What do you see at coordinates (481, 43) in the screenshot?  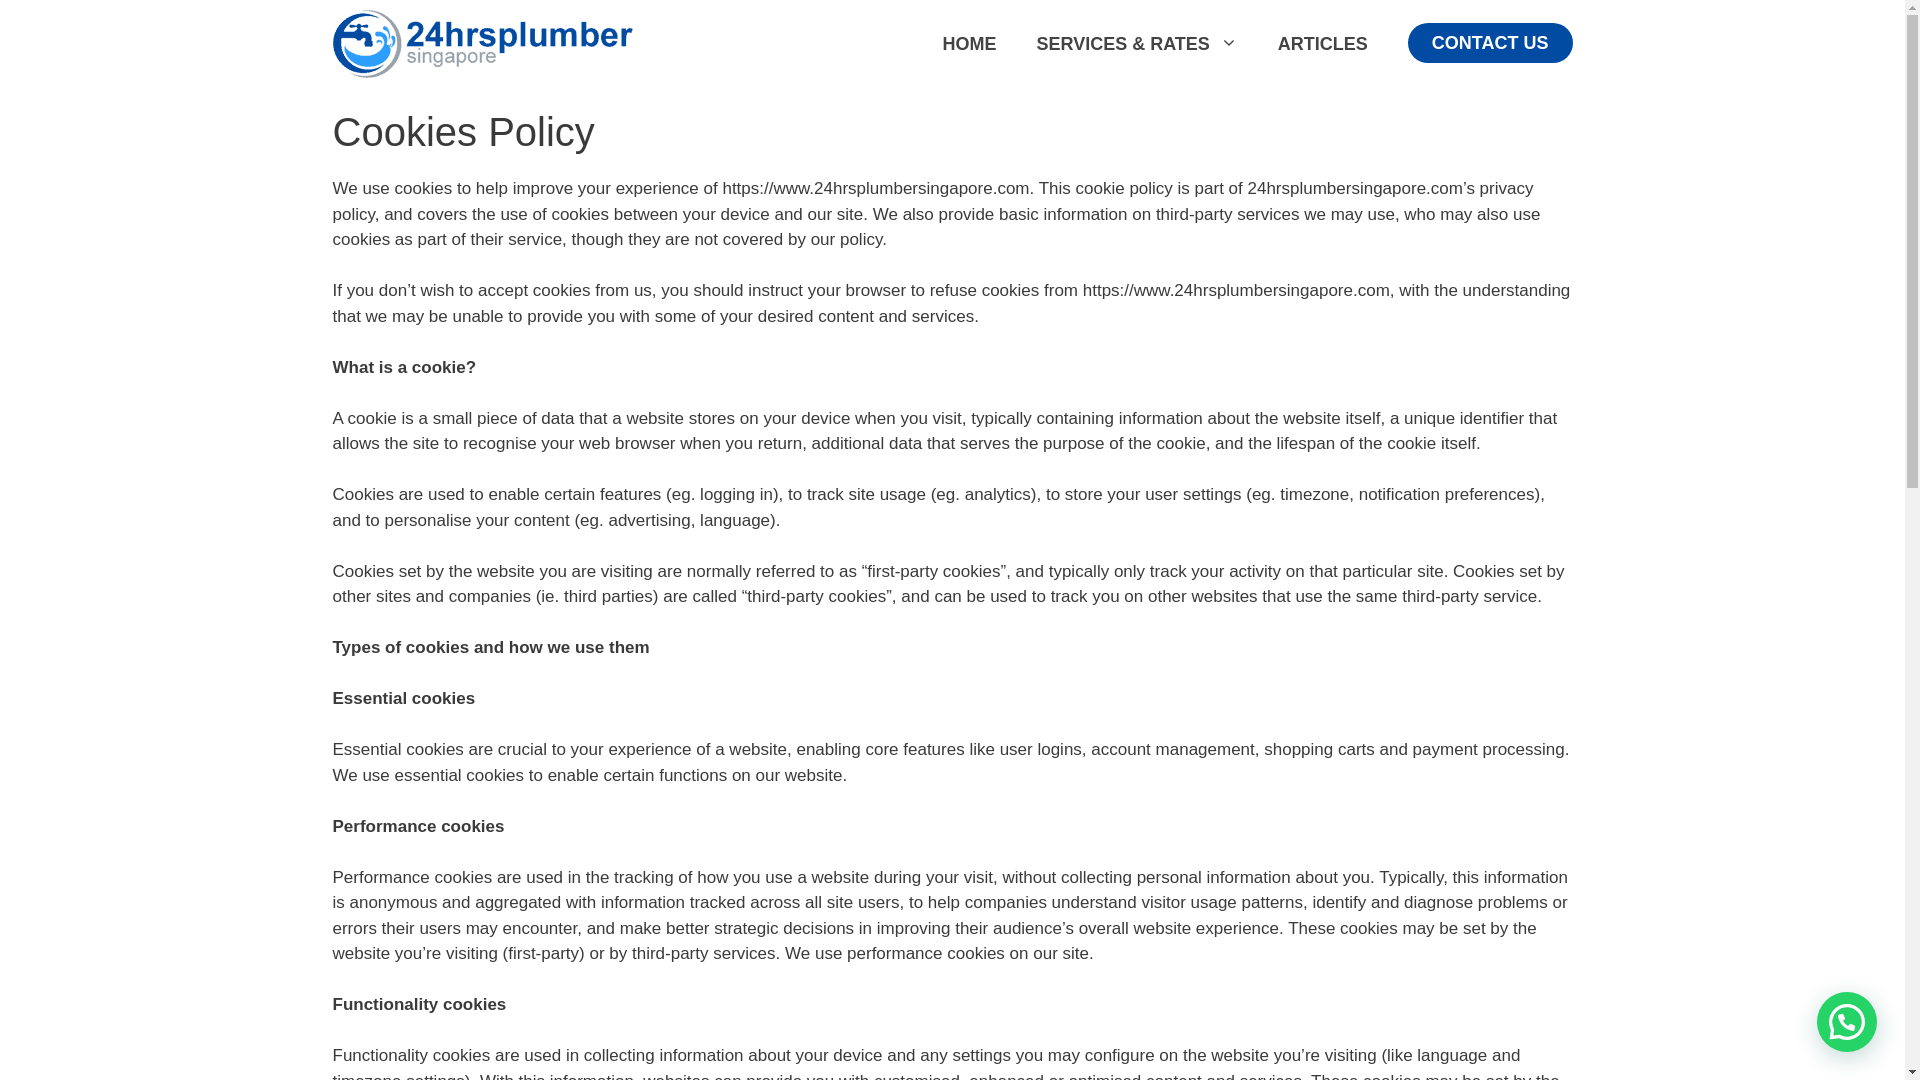 I see `'Experienced Plumber Services'` at bounding box center [481, 43].